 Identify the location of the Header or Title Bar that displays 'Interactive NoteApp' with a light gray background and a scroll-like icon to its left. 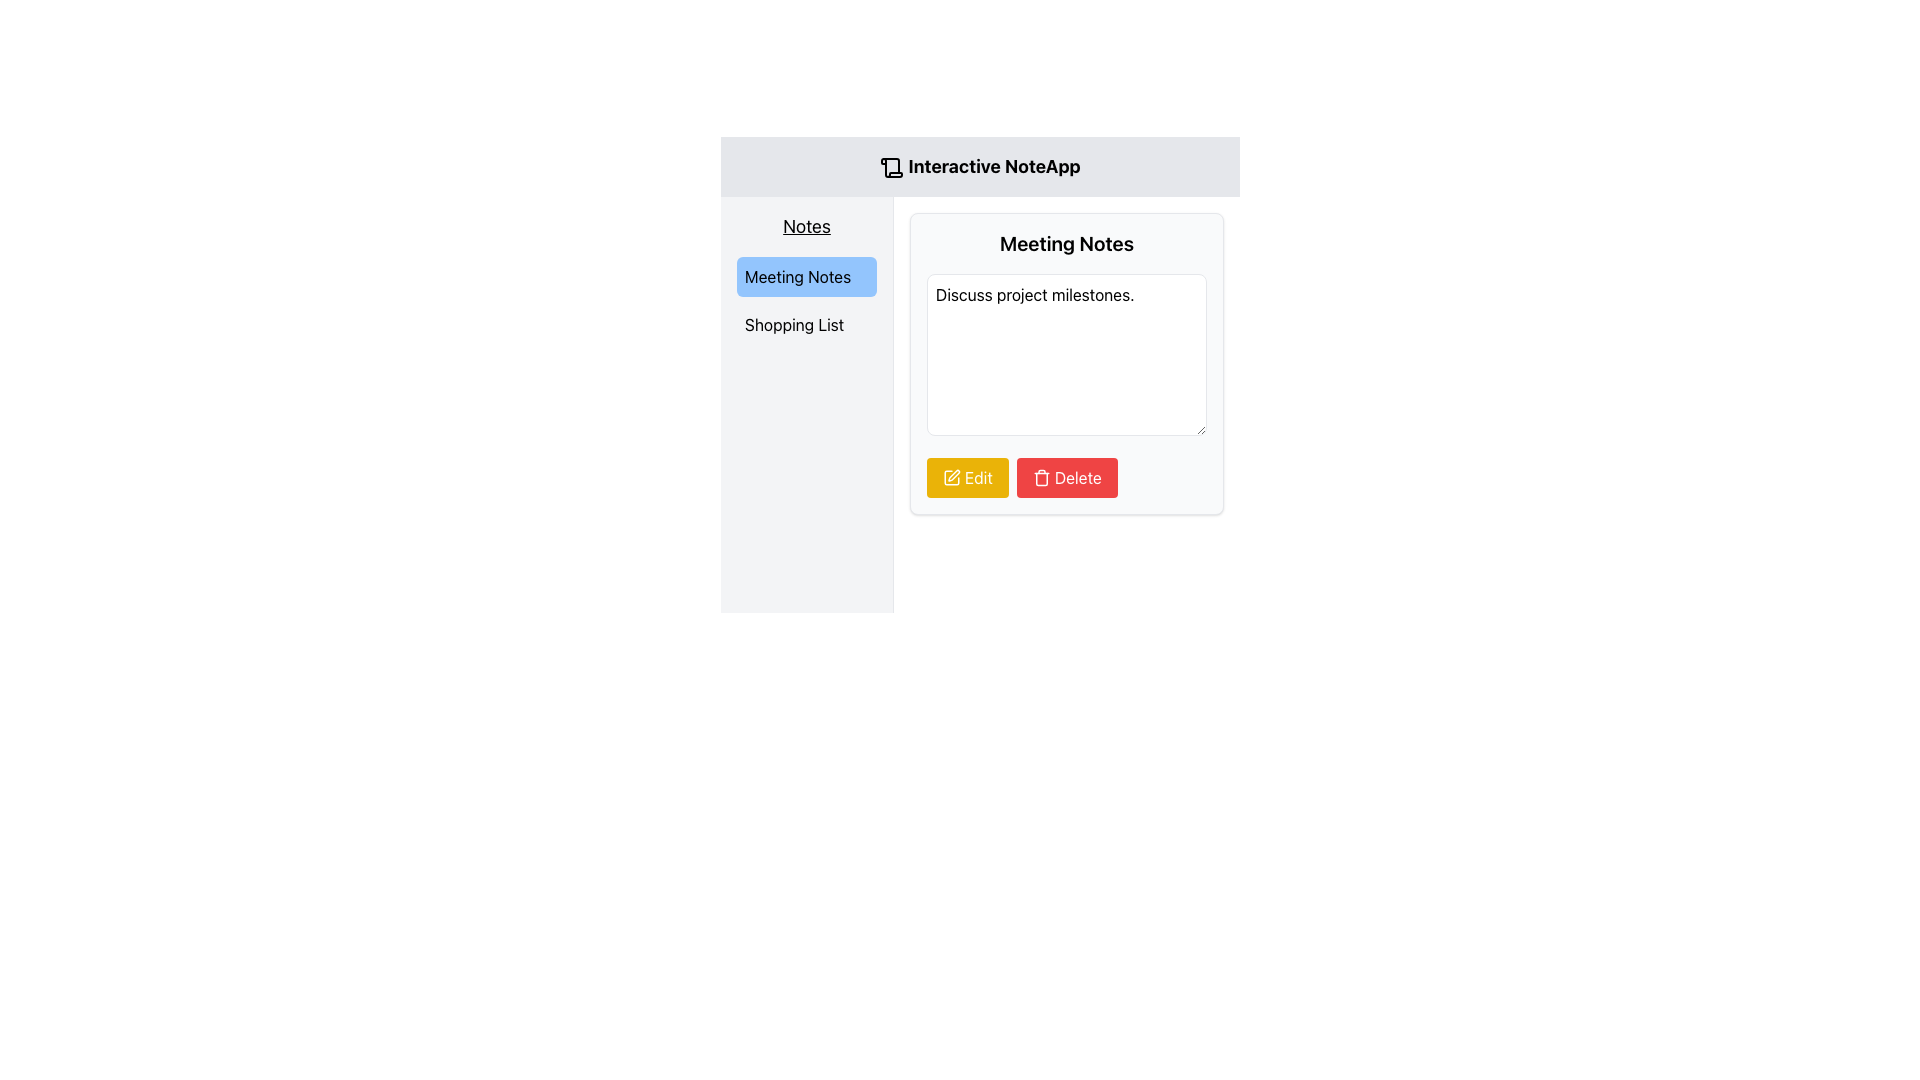
(980, 165).